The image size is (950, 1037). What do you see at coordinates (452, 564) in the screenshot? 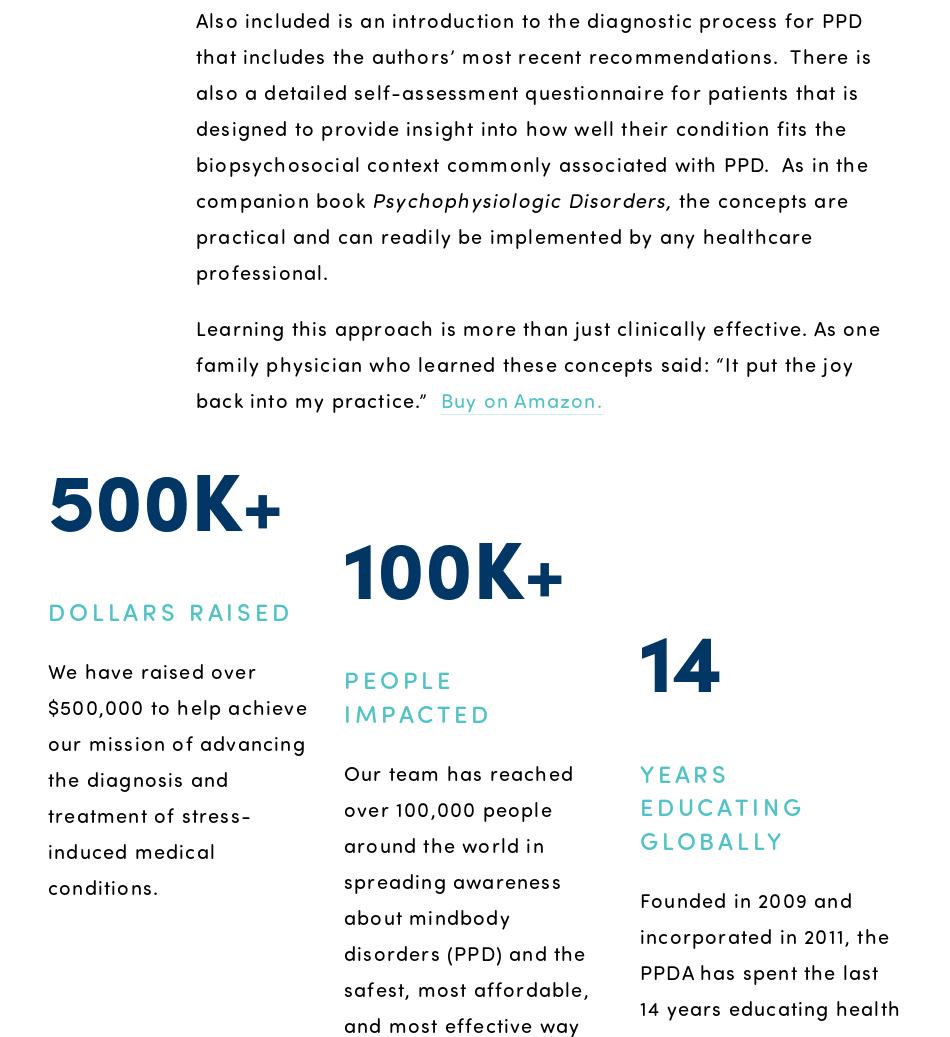
I see `'100K+'` at bounding box center [452, 564].